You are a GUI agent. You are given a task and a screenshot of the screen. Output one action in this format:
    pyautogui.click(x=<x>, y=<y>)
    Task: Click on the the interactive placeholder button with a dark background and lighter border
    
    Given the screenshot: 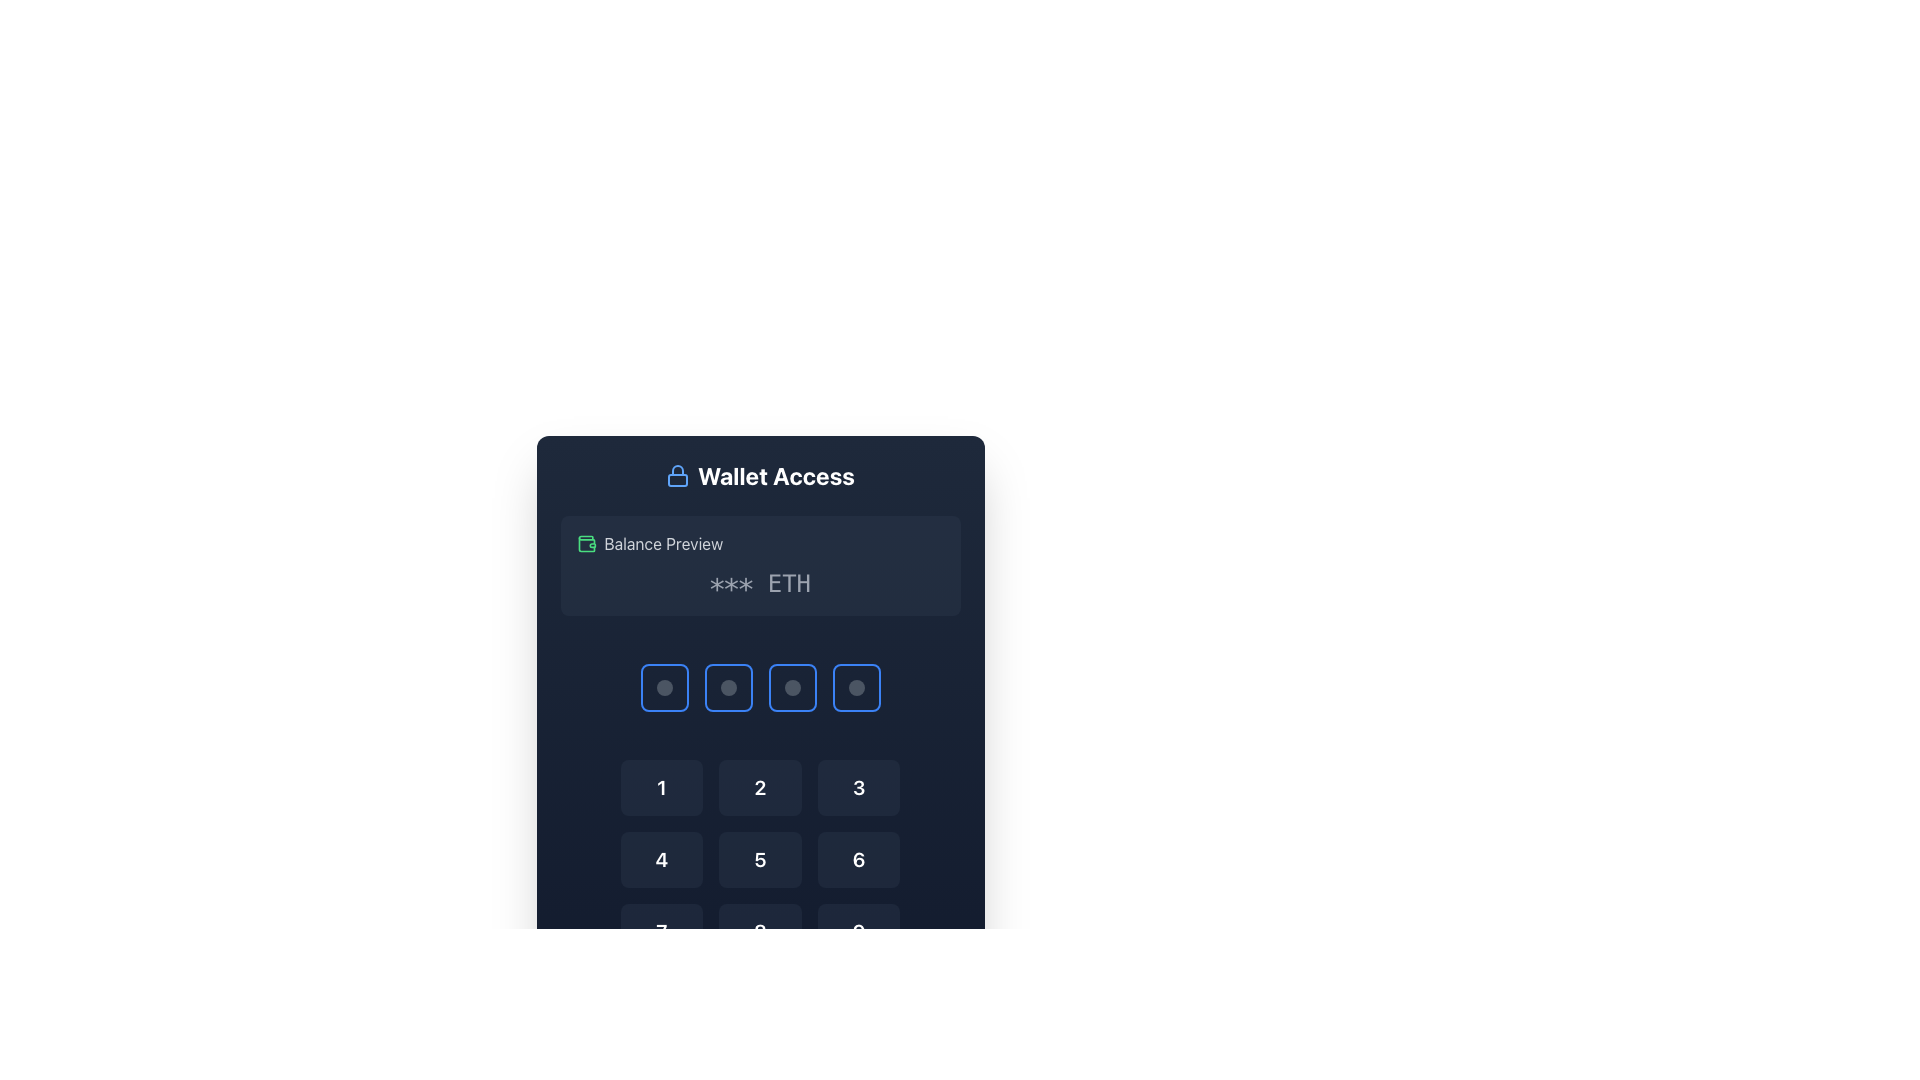 What is the action you would take?
    pyautogui.click(x=791, y=686)
    